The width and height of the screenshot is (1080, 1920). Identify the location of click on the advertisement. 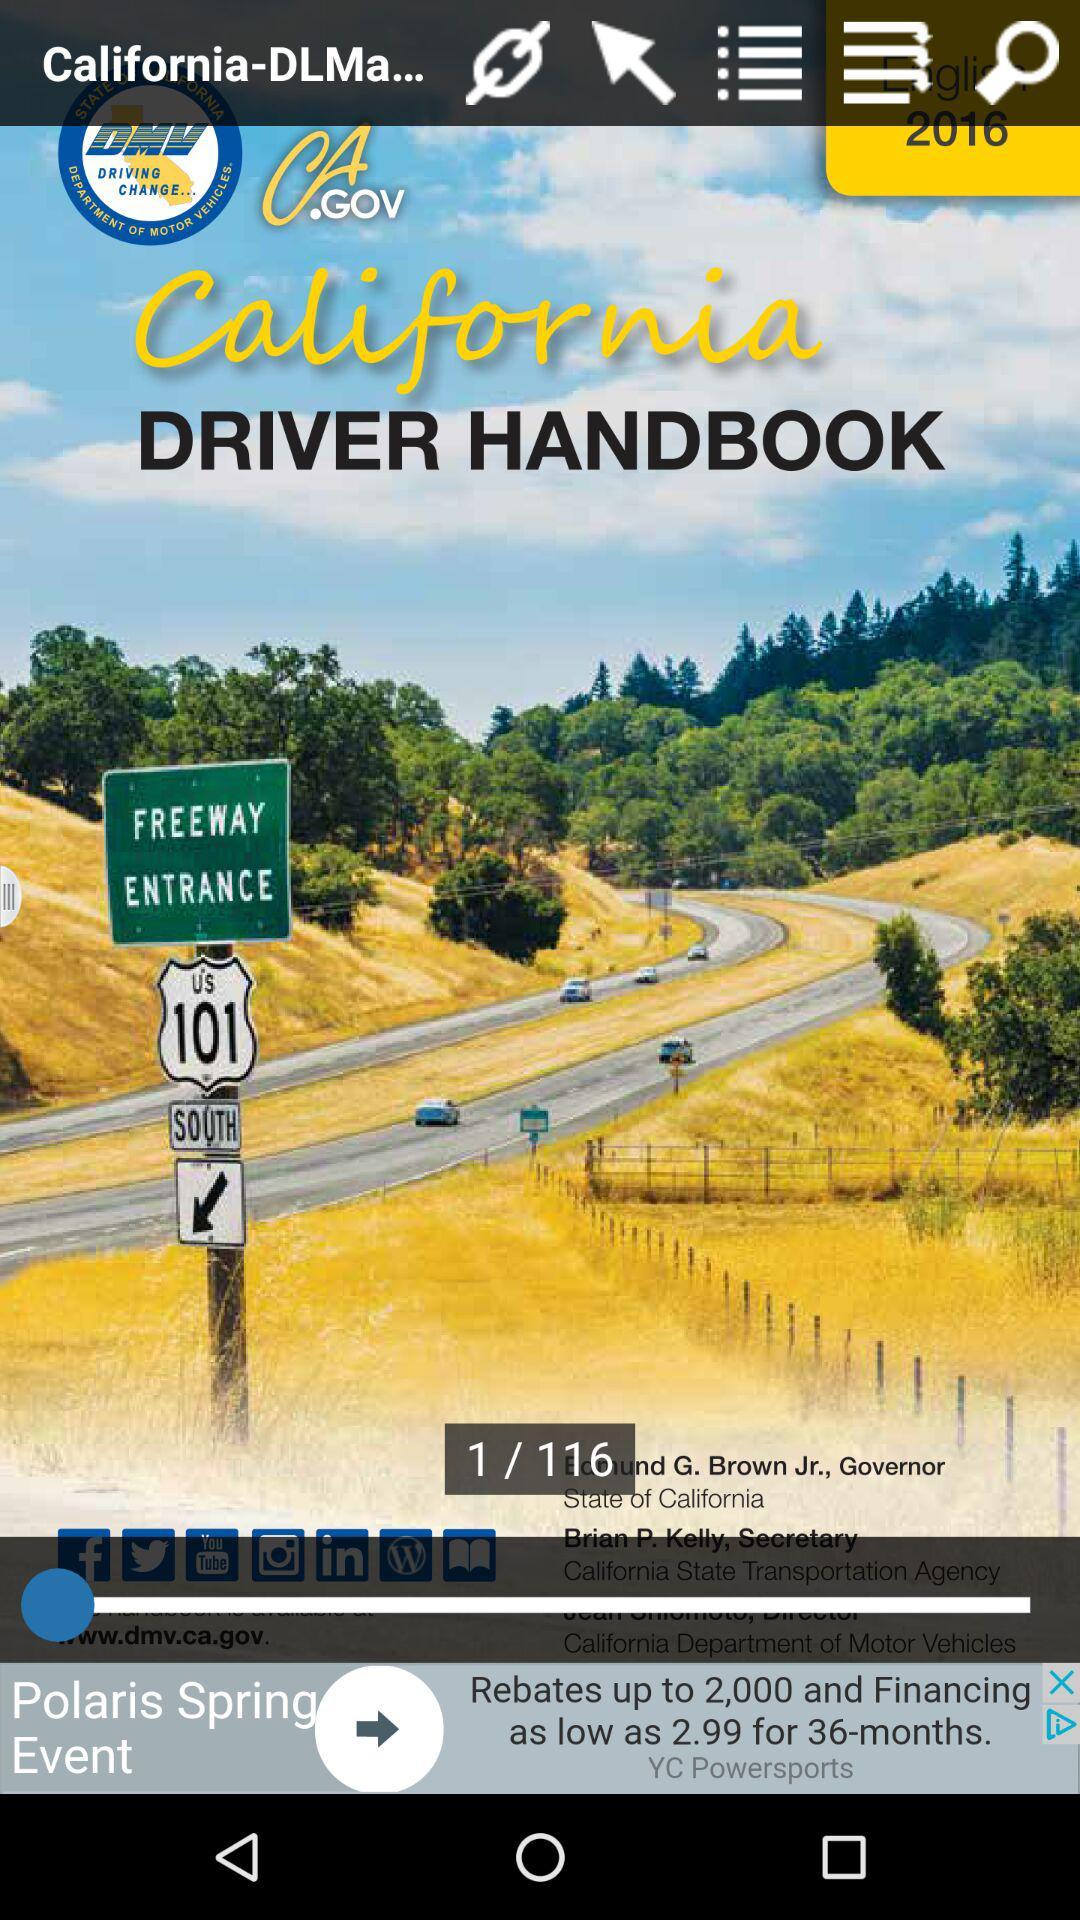
(540, 1727).